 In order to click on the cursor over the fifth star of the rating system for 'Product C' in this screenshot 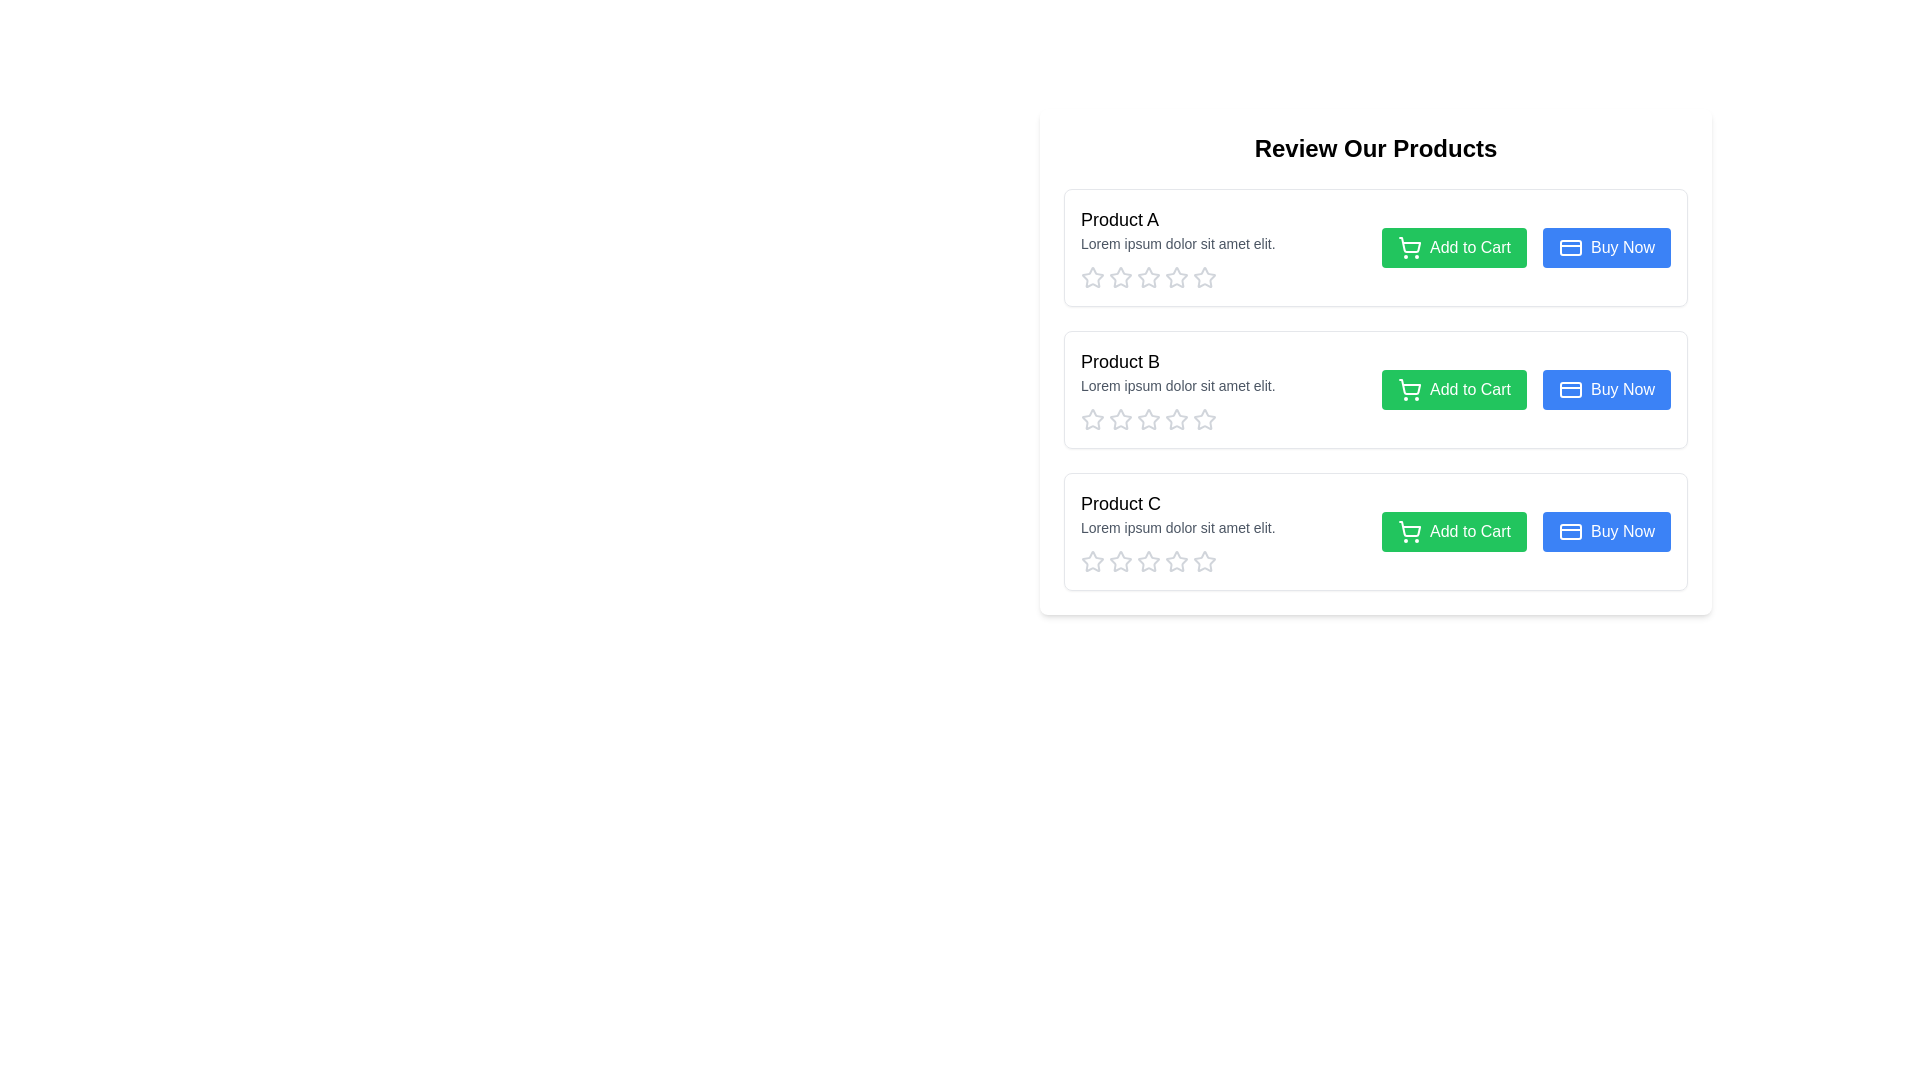, I will do `click(1148, 562)`.